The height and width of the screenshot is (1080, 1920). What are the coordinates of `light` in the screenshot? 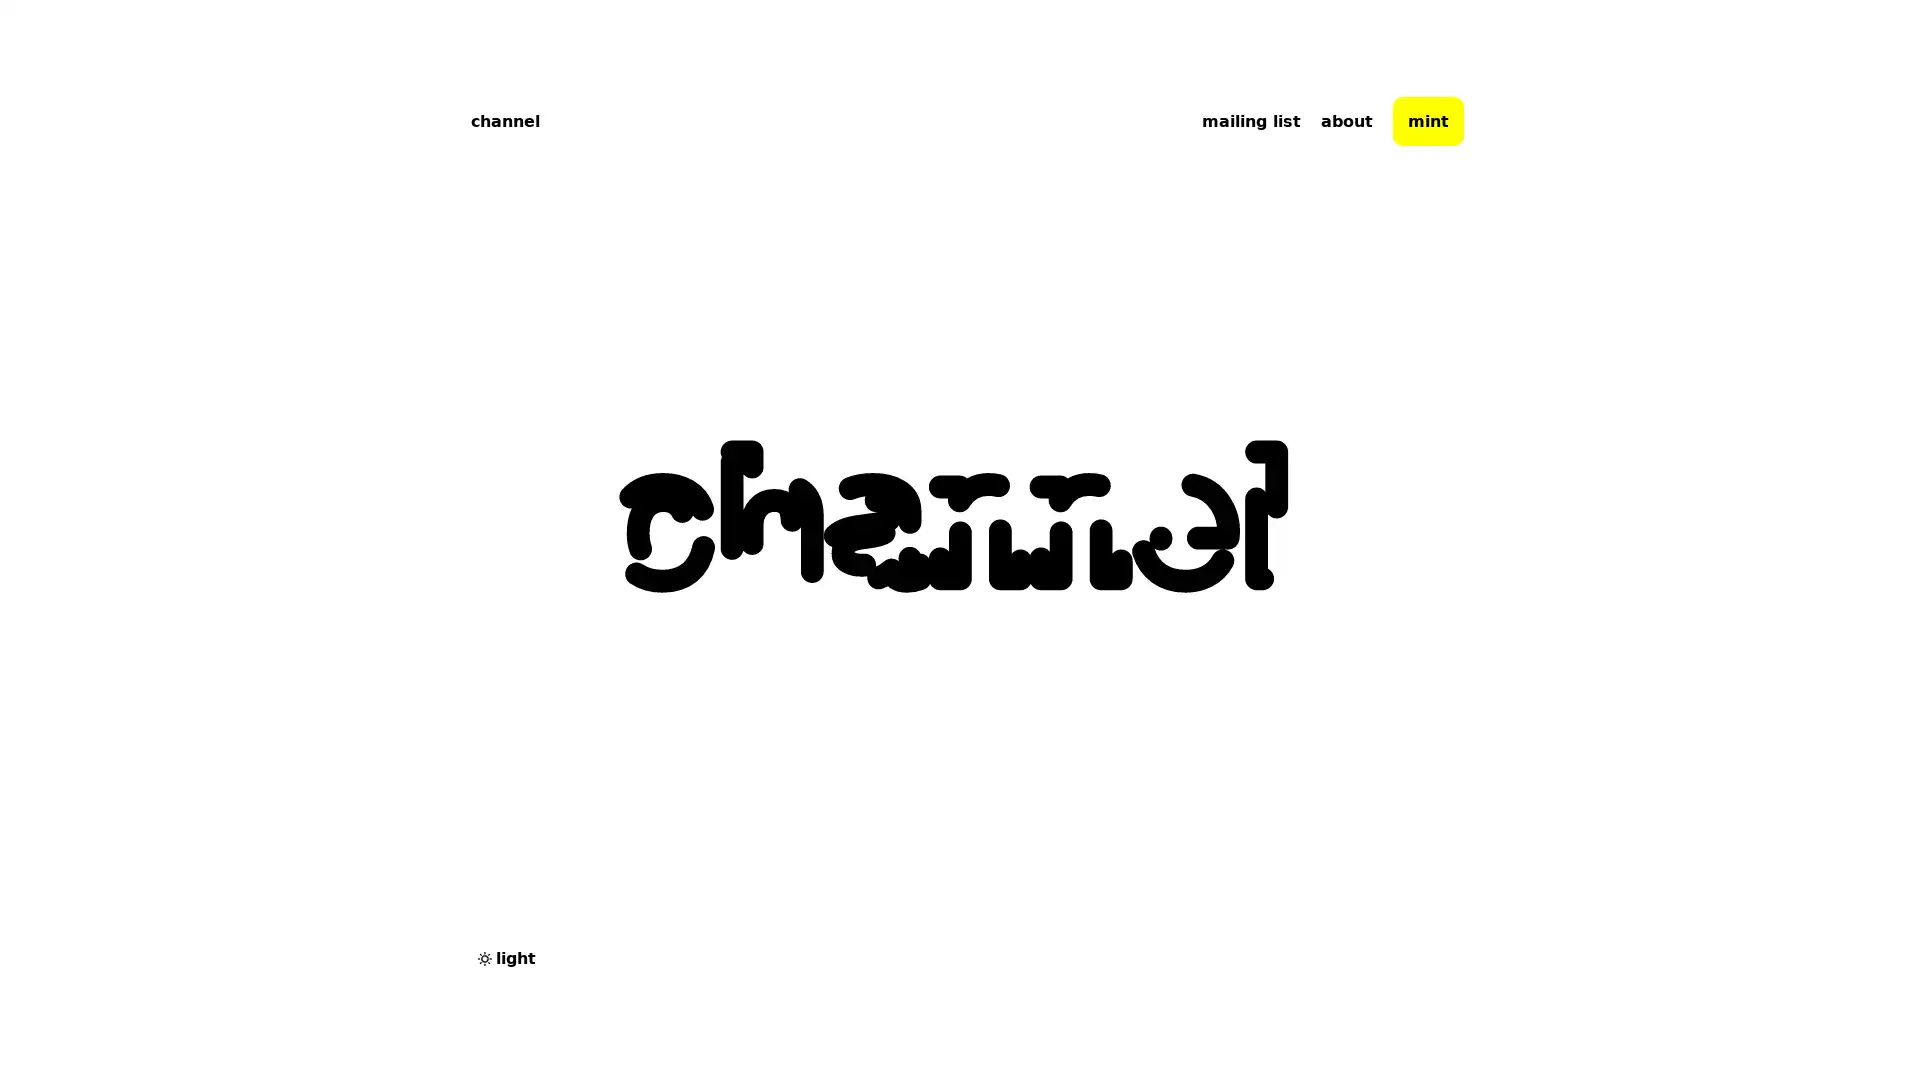 It's located at (505, 957).